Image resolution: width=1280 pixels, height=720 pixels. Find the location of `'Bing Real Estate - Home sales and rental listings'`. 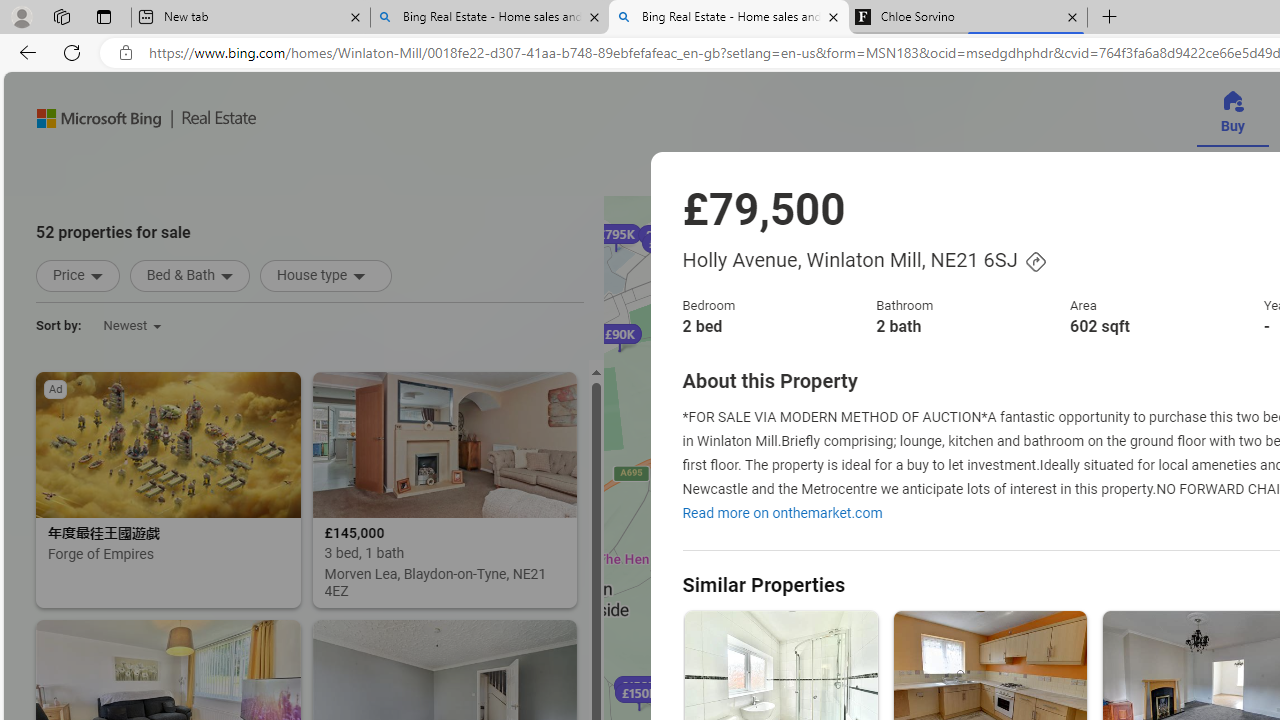

'Bing Real Estate - Home sales and rental listings' is located at coordinates (728, 17).